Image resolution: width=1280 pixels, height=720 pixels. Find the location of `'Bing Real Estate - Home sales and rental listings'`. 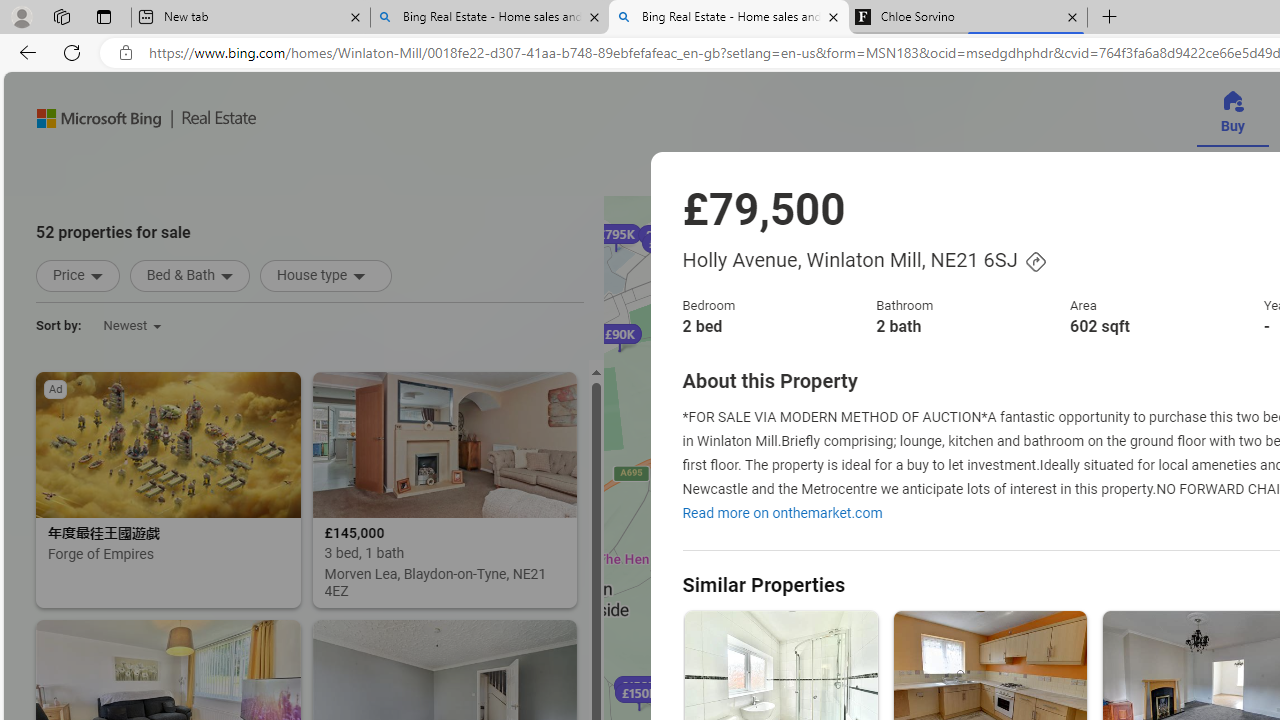

'Bing Real Estate - Home sales and rental listings' is located at coordinates (728, 17).